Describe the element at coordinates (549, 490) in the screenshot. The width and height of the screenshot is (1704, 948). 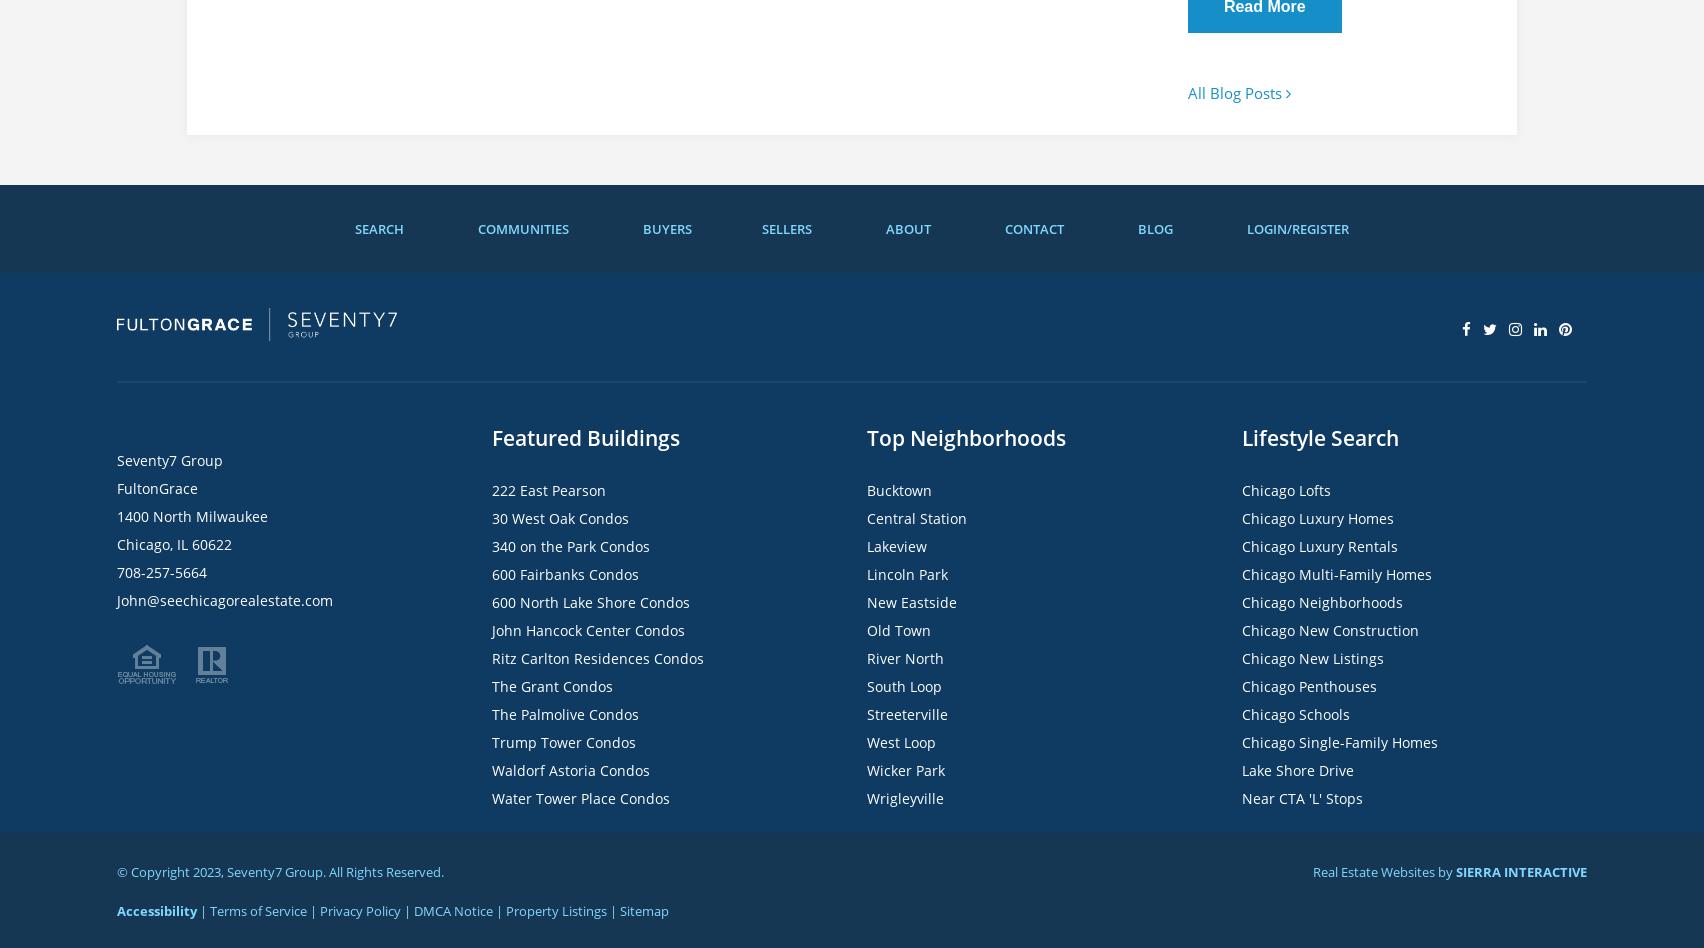
I see `'222 East Pearson'` at that location.